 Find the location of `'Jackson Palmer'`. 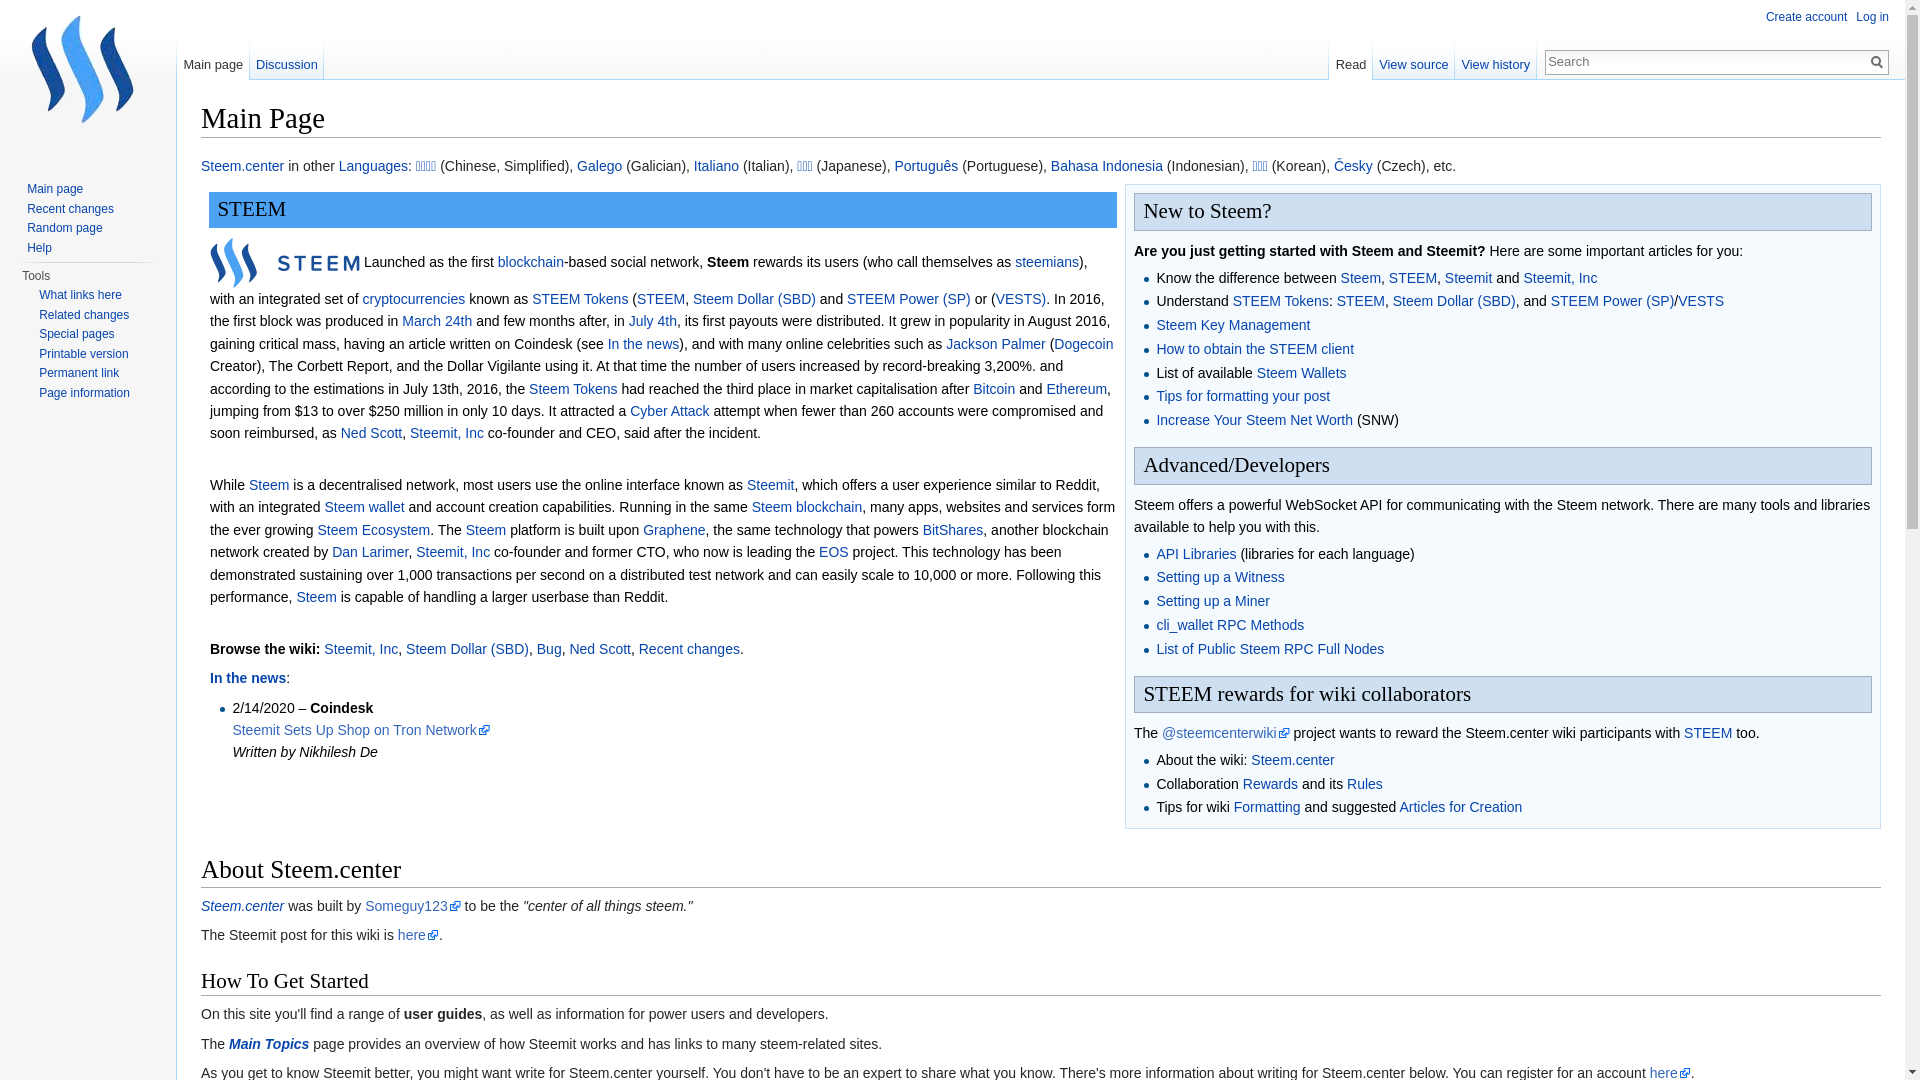

'Jackson Palmer' is located at coordinates (944, 342).